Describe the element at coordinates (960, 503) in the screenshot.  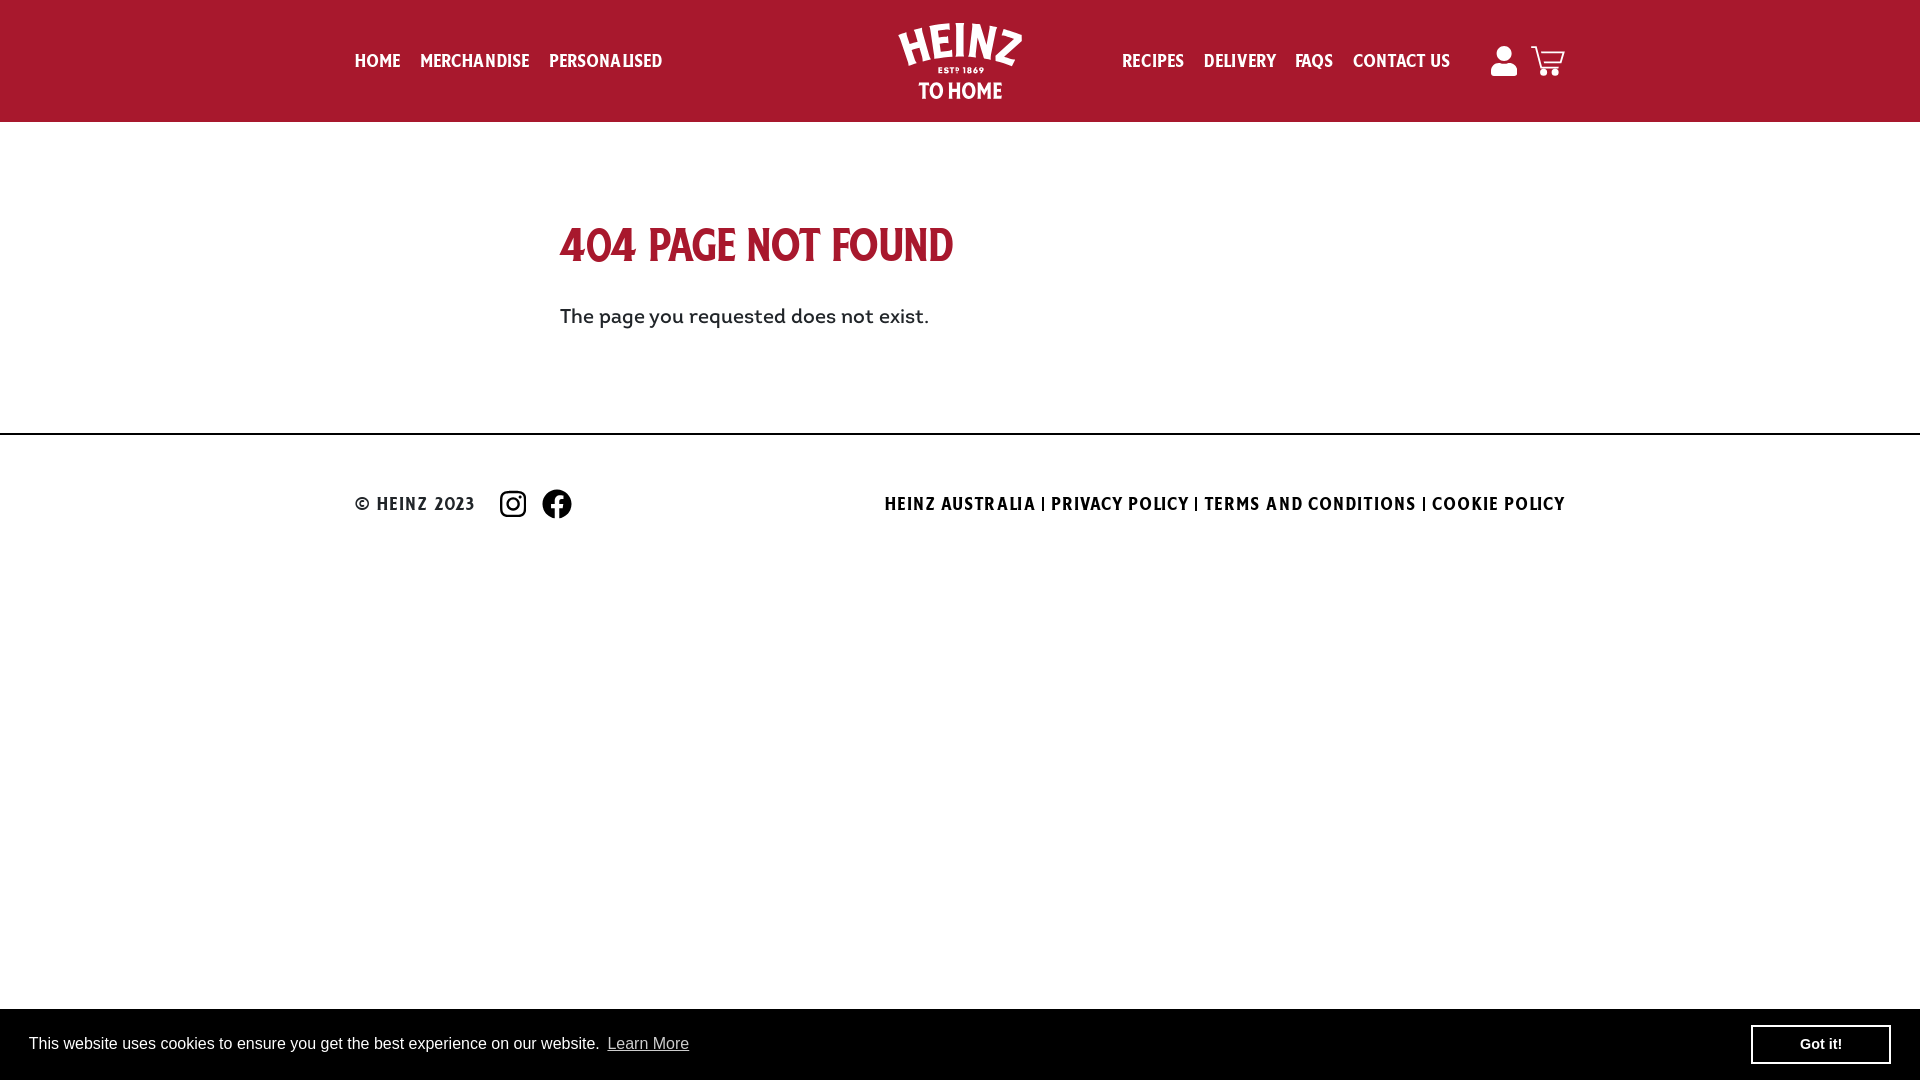
I see `'Heinz Australia'` at that location.